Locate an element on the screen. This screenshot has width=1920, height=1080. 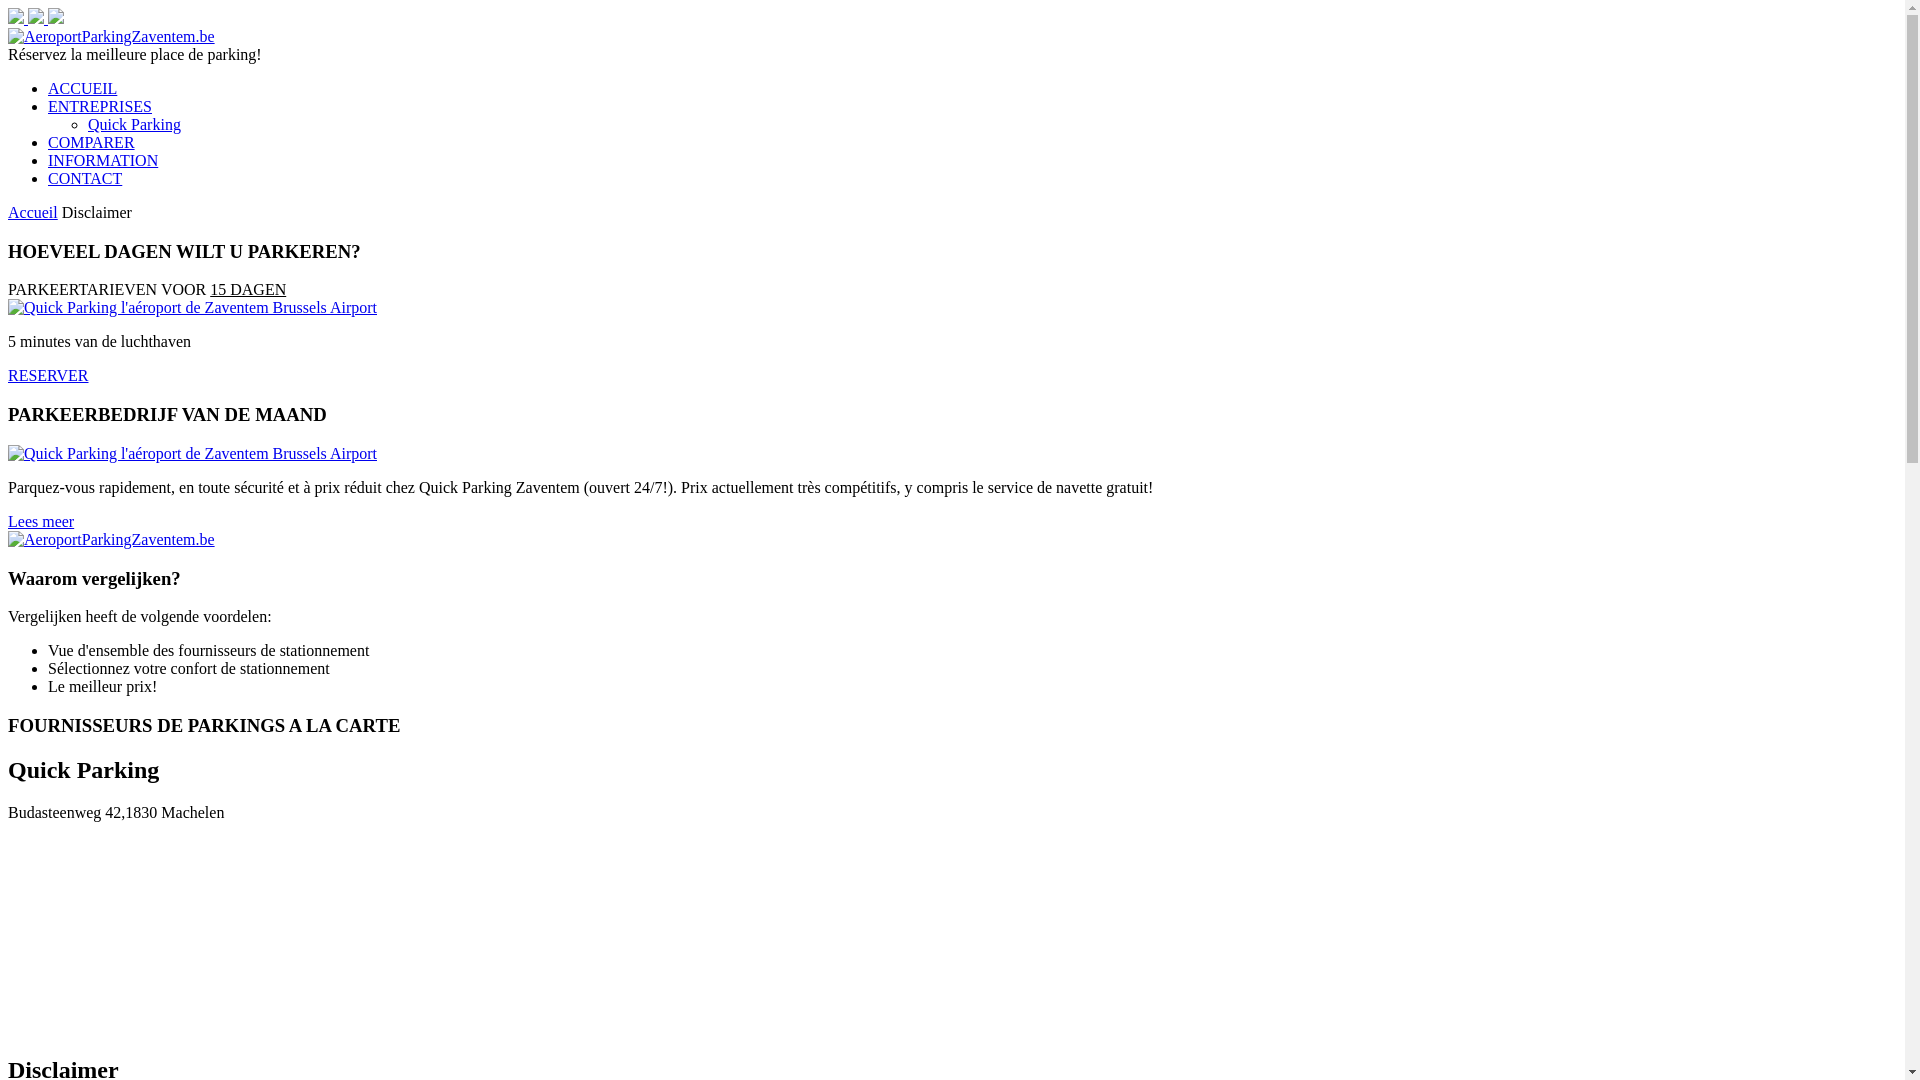
'Quick Parking' is located at coordinates (192, 453).